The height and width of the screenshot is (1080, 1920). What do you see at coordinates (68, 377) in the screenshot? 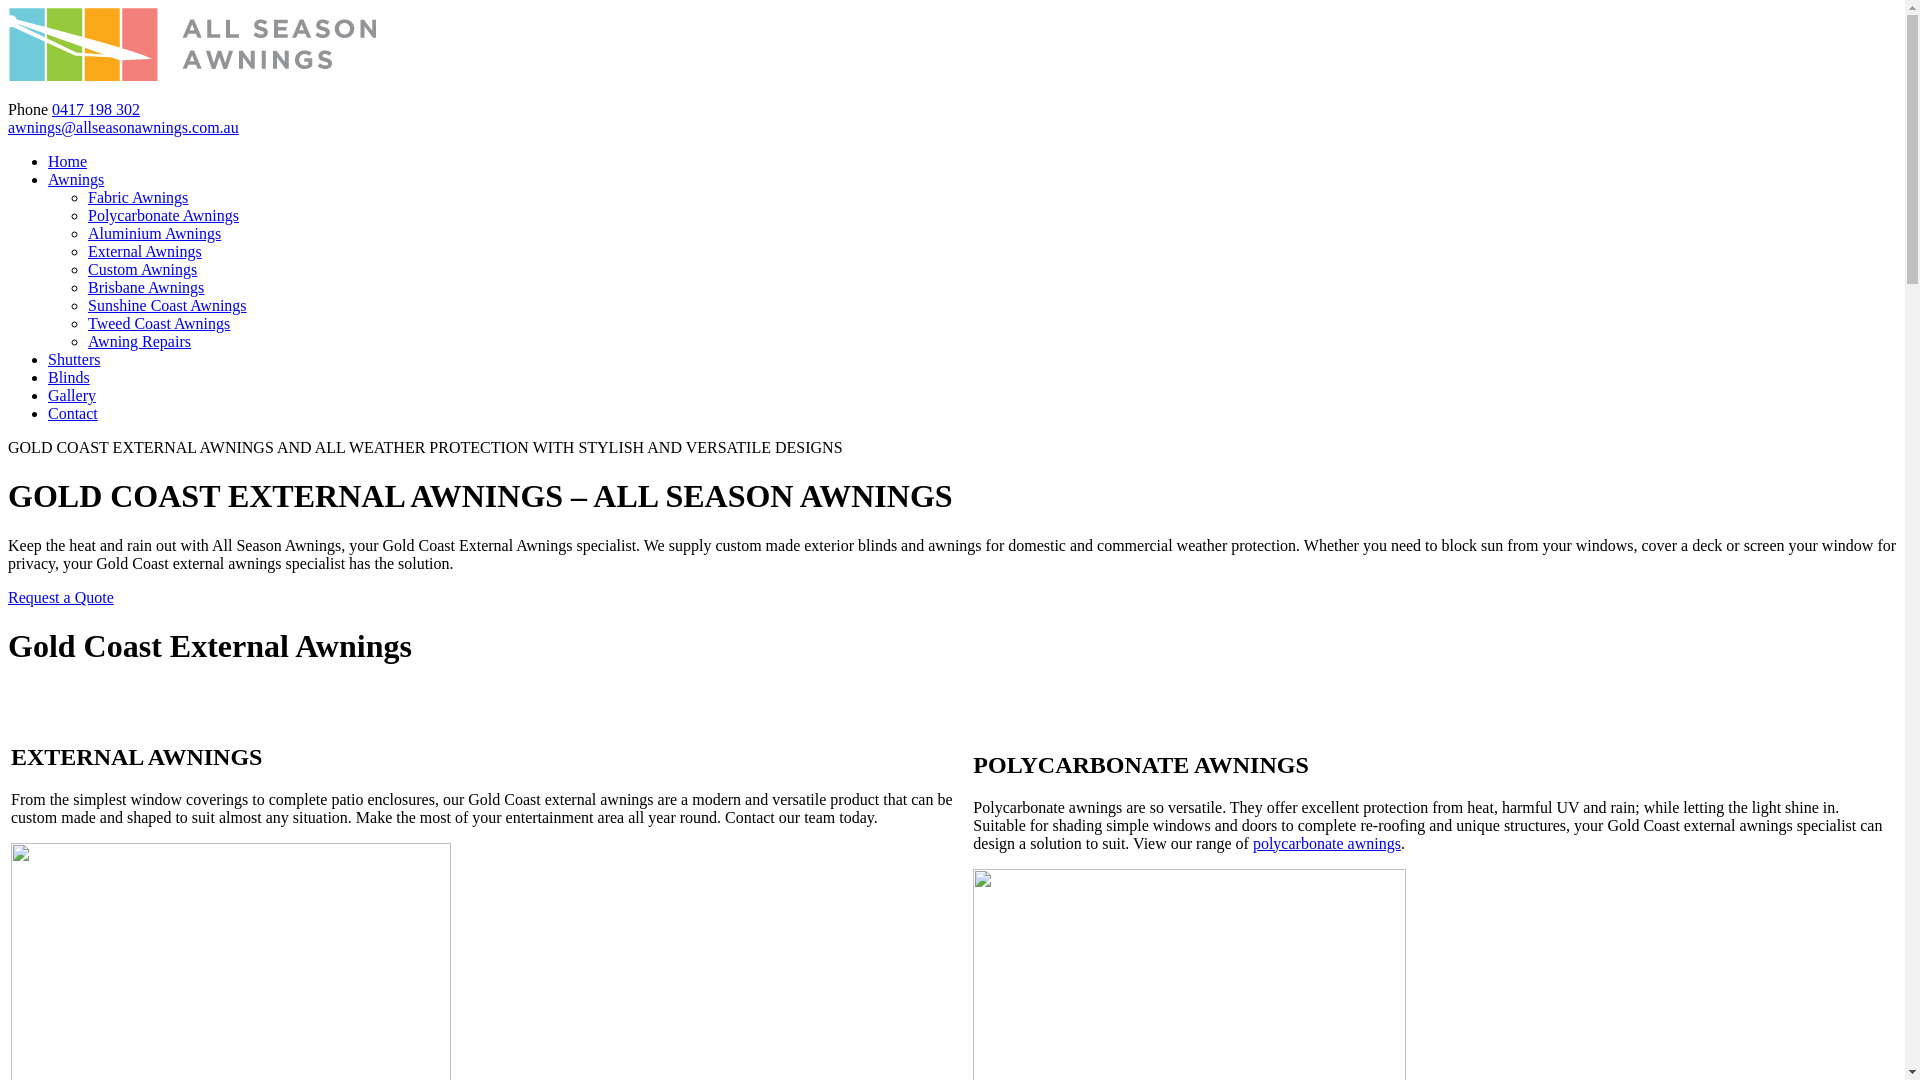
I see `'Blinds'` at bounding box center [68, 377].